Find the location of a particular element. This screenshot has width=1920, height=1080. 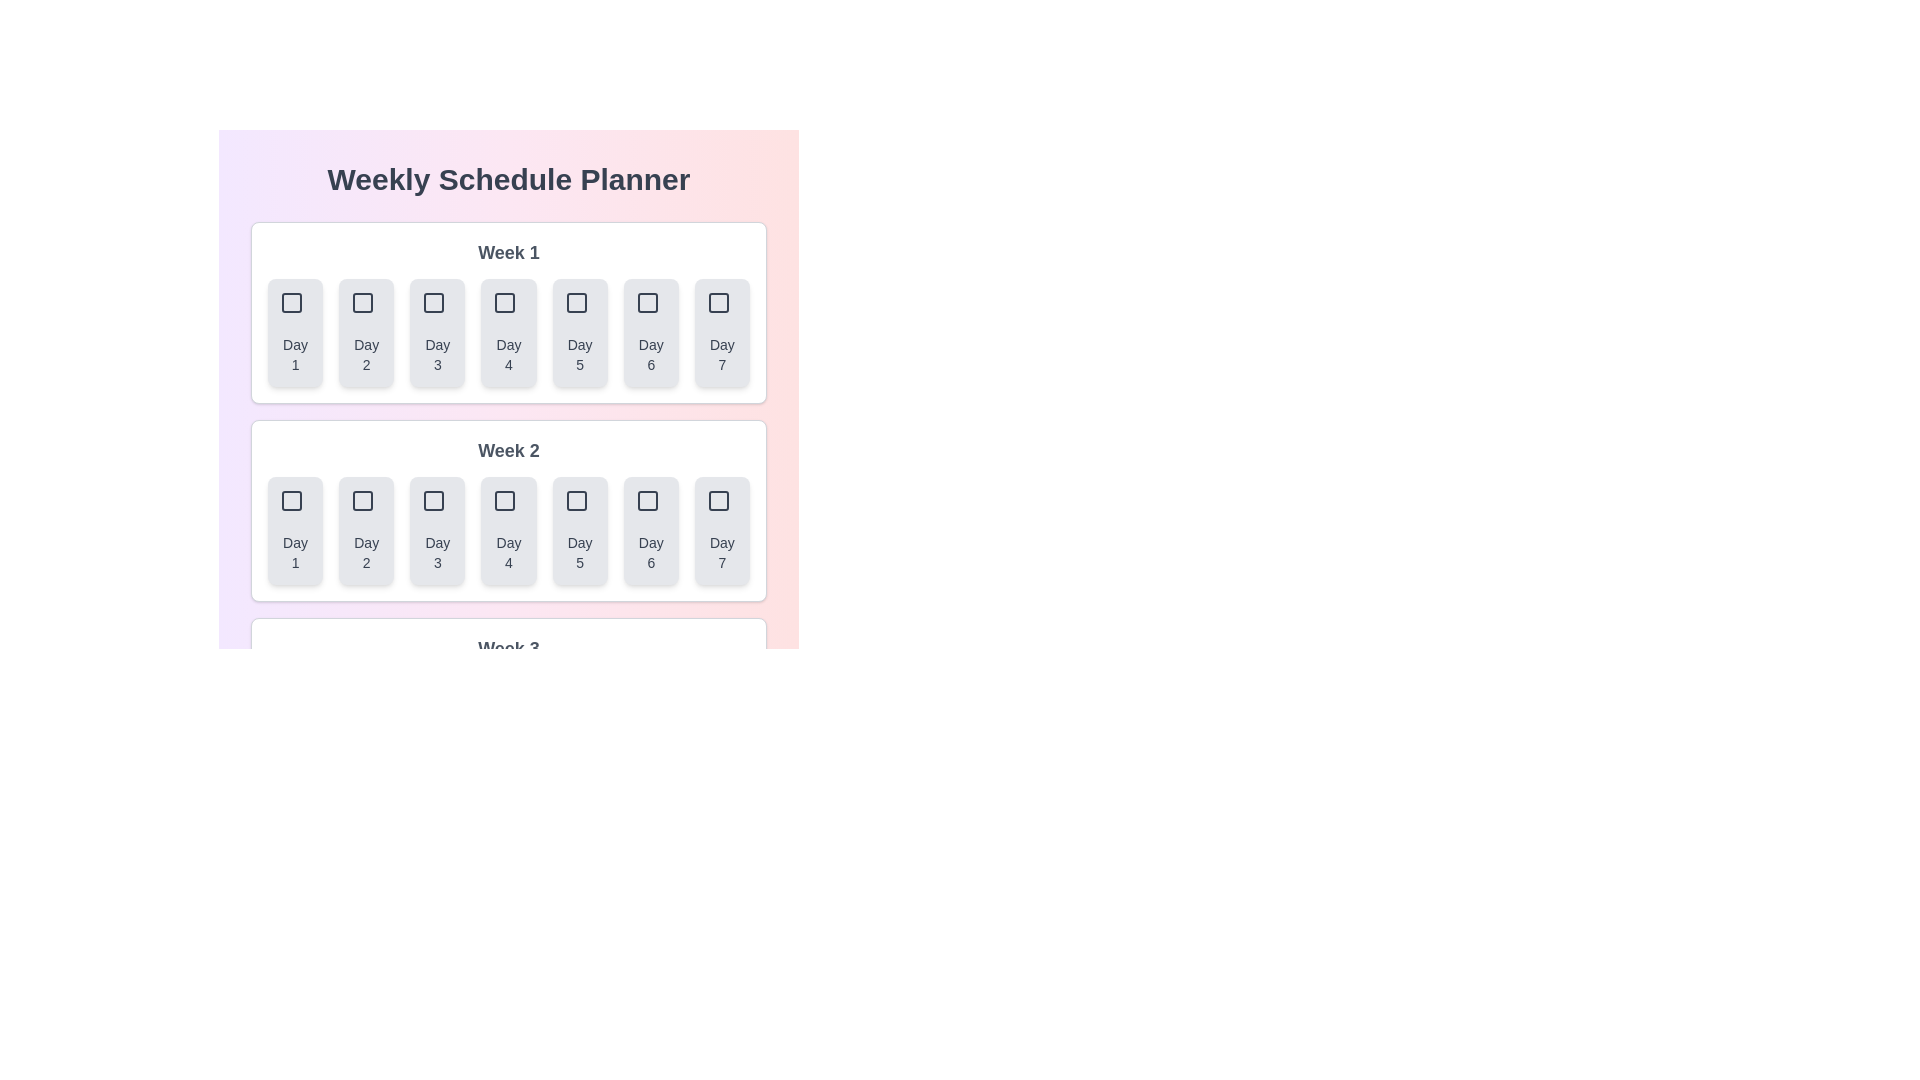

the button corresponding to Week 3 and Day 6 to select that day is located at coordinates (651, 729).